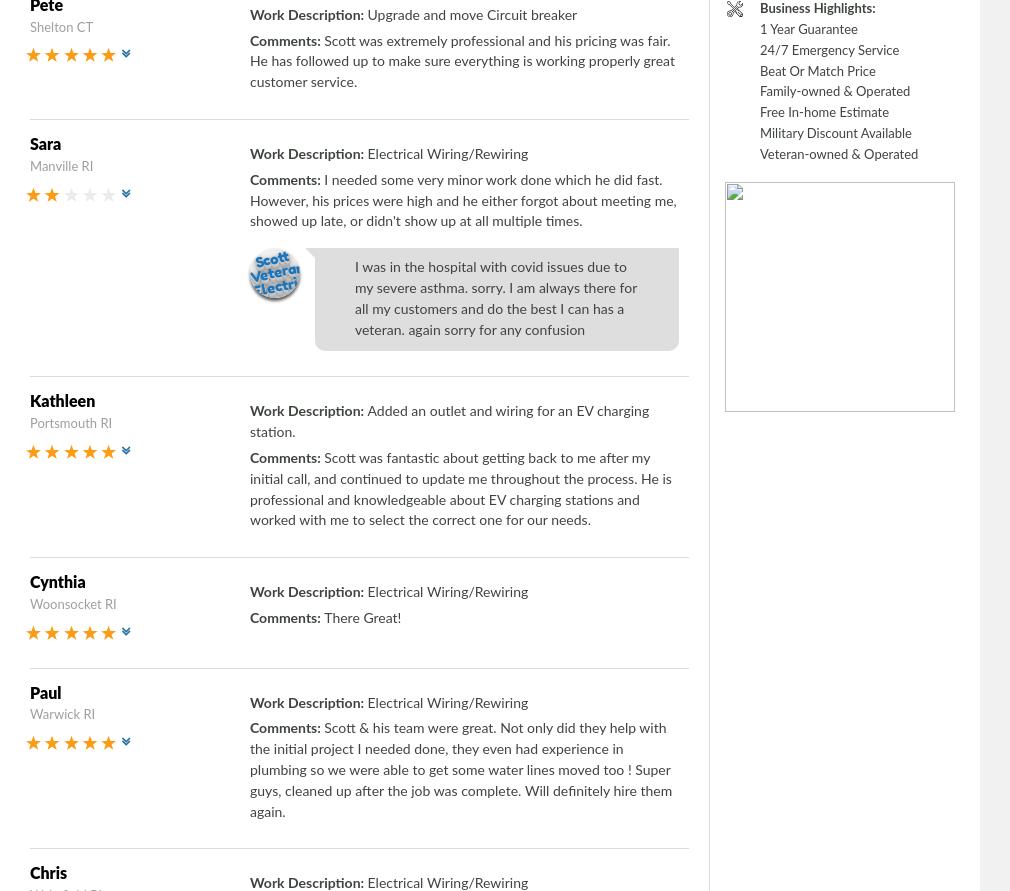 The image size is (1010, 891). What do you see at coordinates (61, 715) in the screenshot?
I see `'Warwick RI'` at bounding box center [61, 715].